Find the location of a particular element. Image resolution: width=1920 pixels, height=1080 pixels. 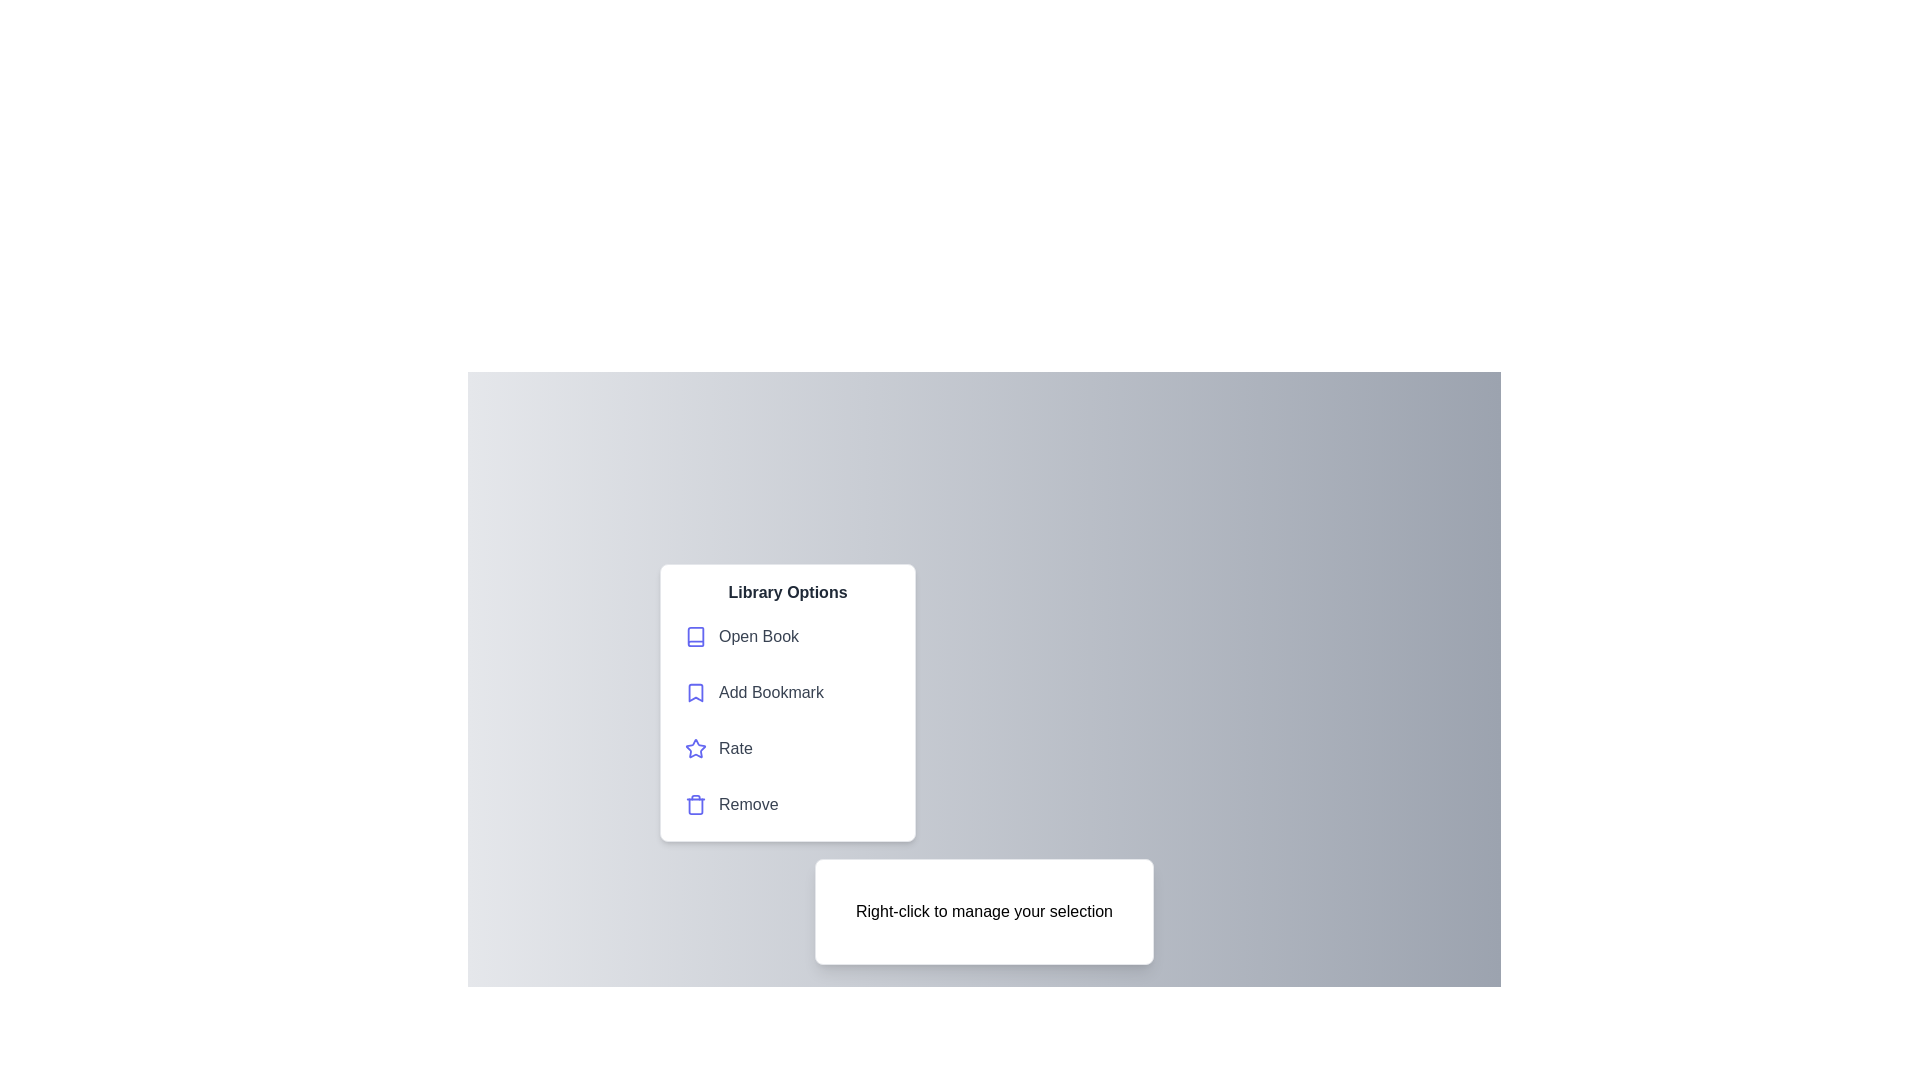

the Remove from the context menu is located at coordinates (786, 804).